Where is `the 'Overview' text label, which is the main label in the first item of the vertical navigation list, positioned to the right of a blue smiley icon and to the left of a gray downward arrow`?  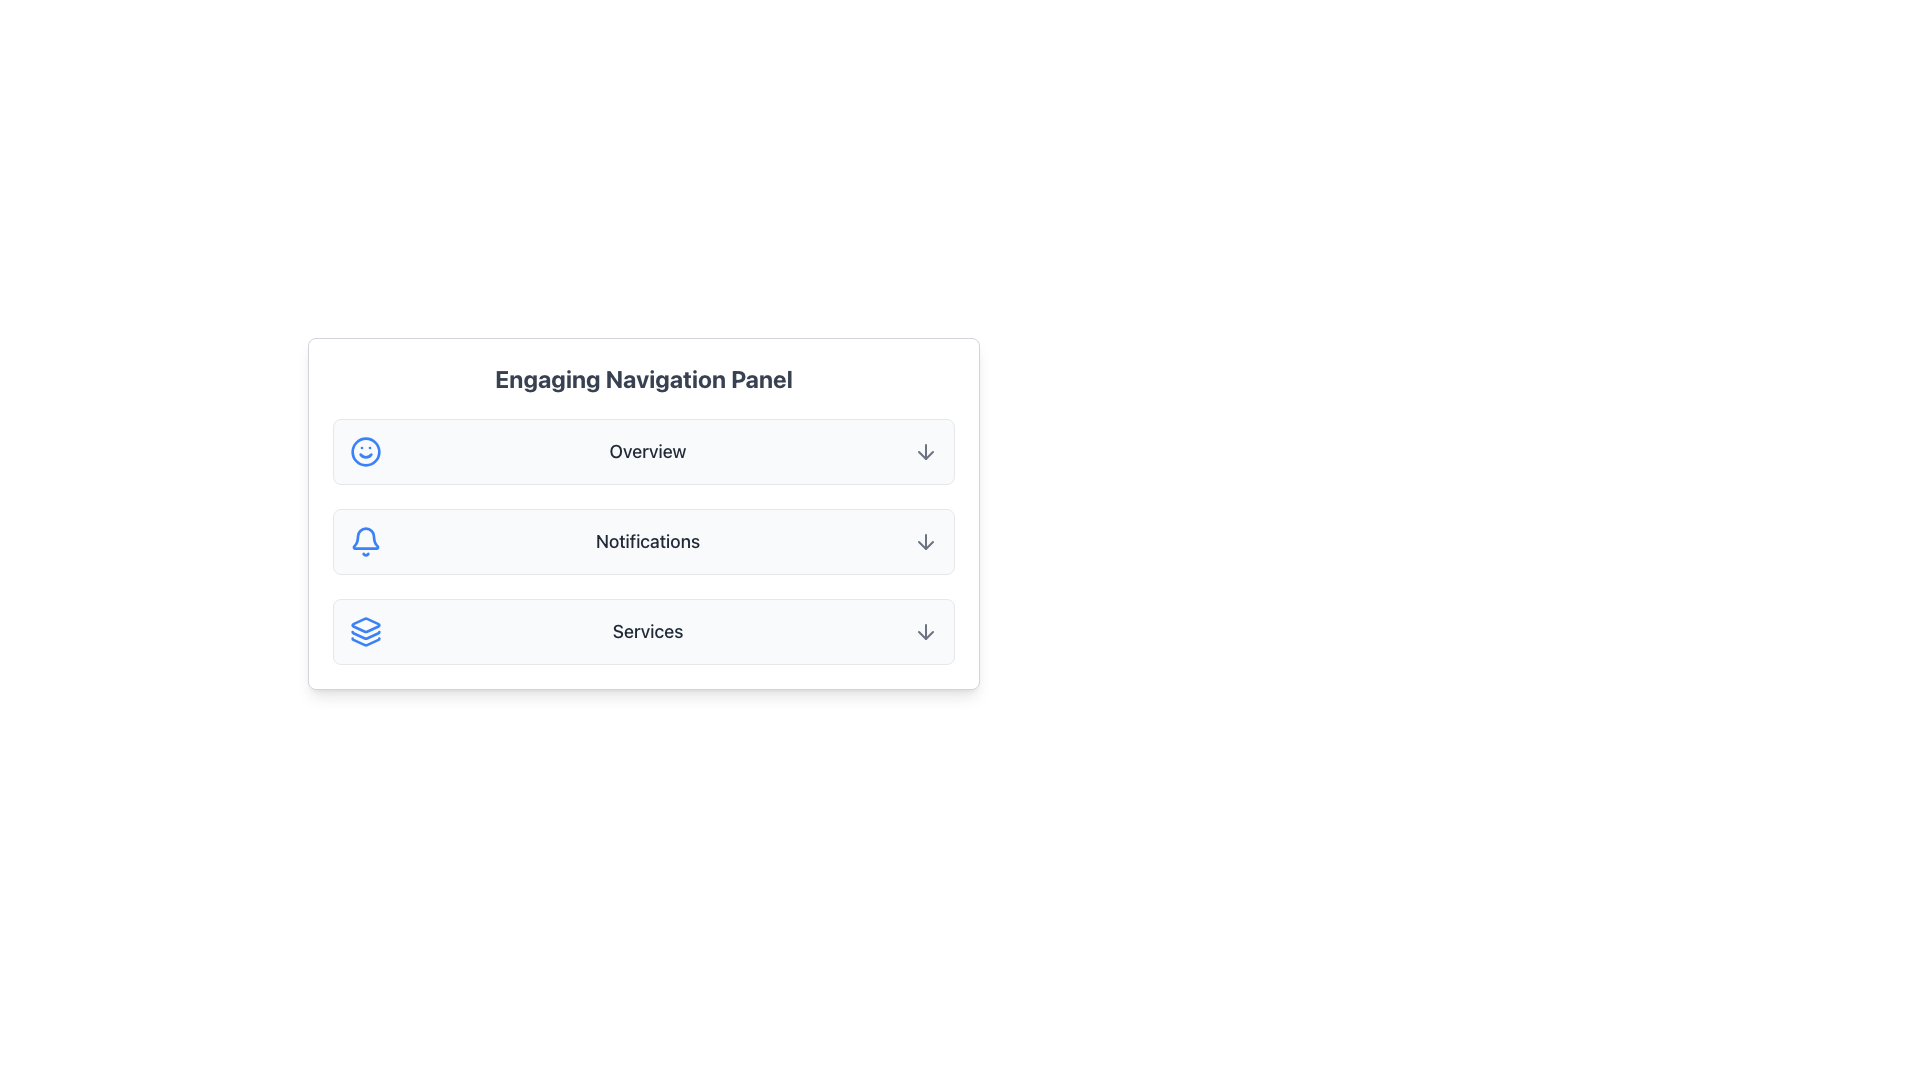 the 'Overview' text label, which is the main label in the first item of the vertical navigation list, positioned to the right of a blue smiley icon and to the left of a gray downward arrow is located at coordinates (648, 451).